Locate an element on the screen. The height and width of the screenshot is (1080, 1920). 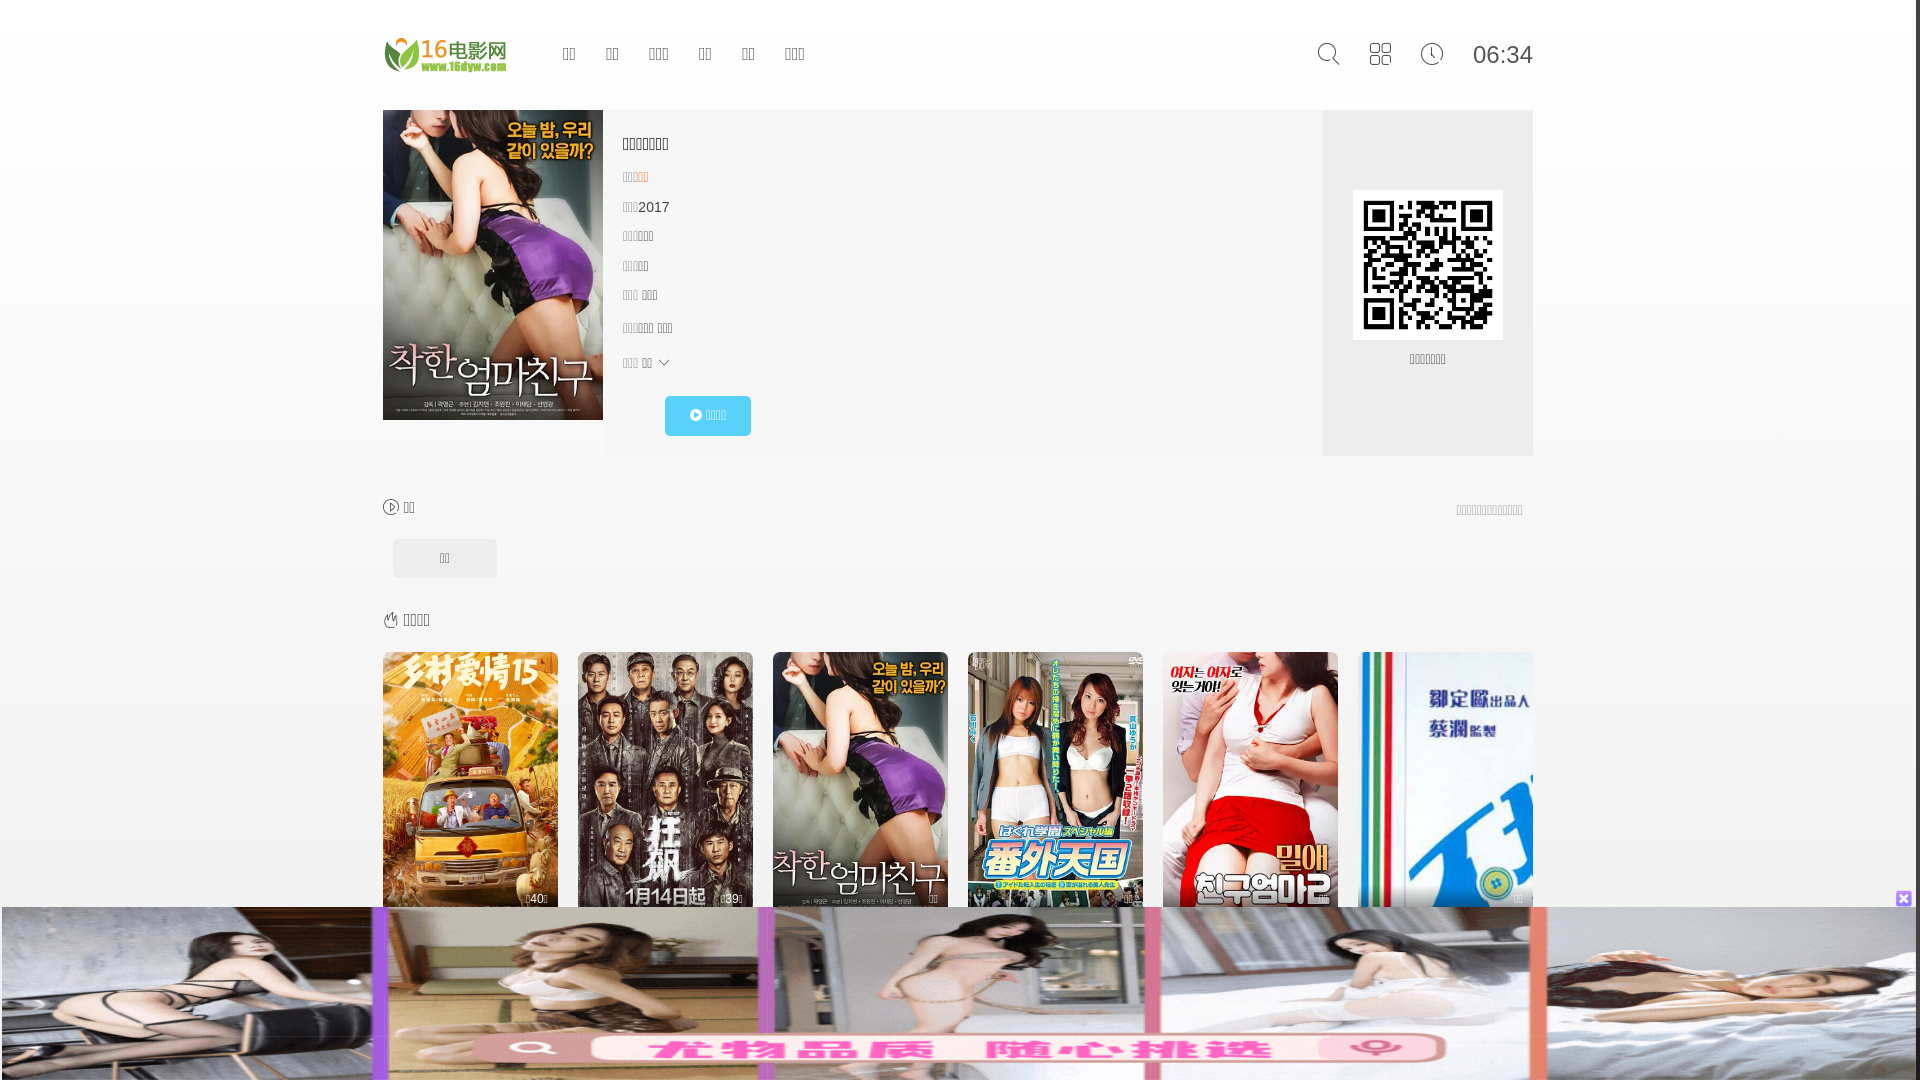
'2017' is located at coordinates (653, 207).